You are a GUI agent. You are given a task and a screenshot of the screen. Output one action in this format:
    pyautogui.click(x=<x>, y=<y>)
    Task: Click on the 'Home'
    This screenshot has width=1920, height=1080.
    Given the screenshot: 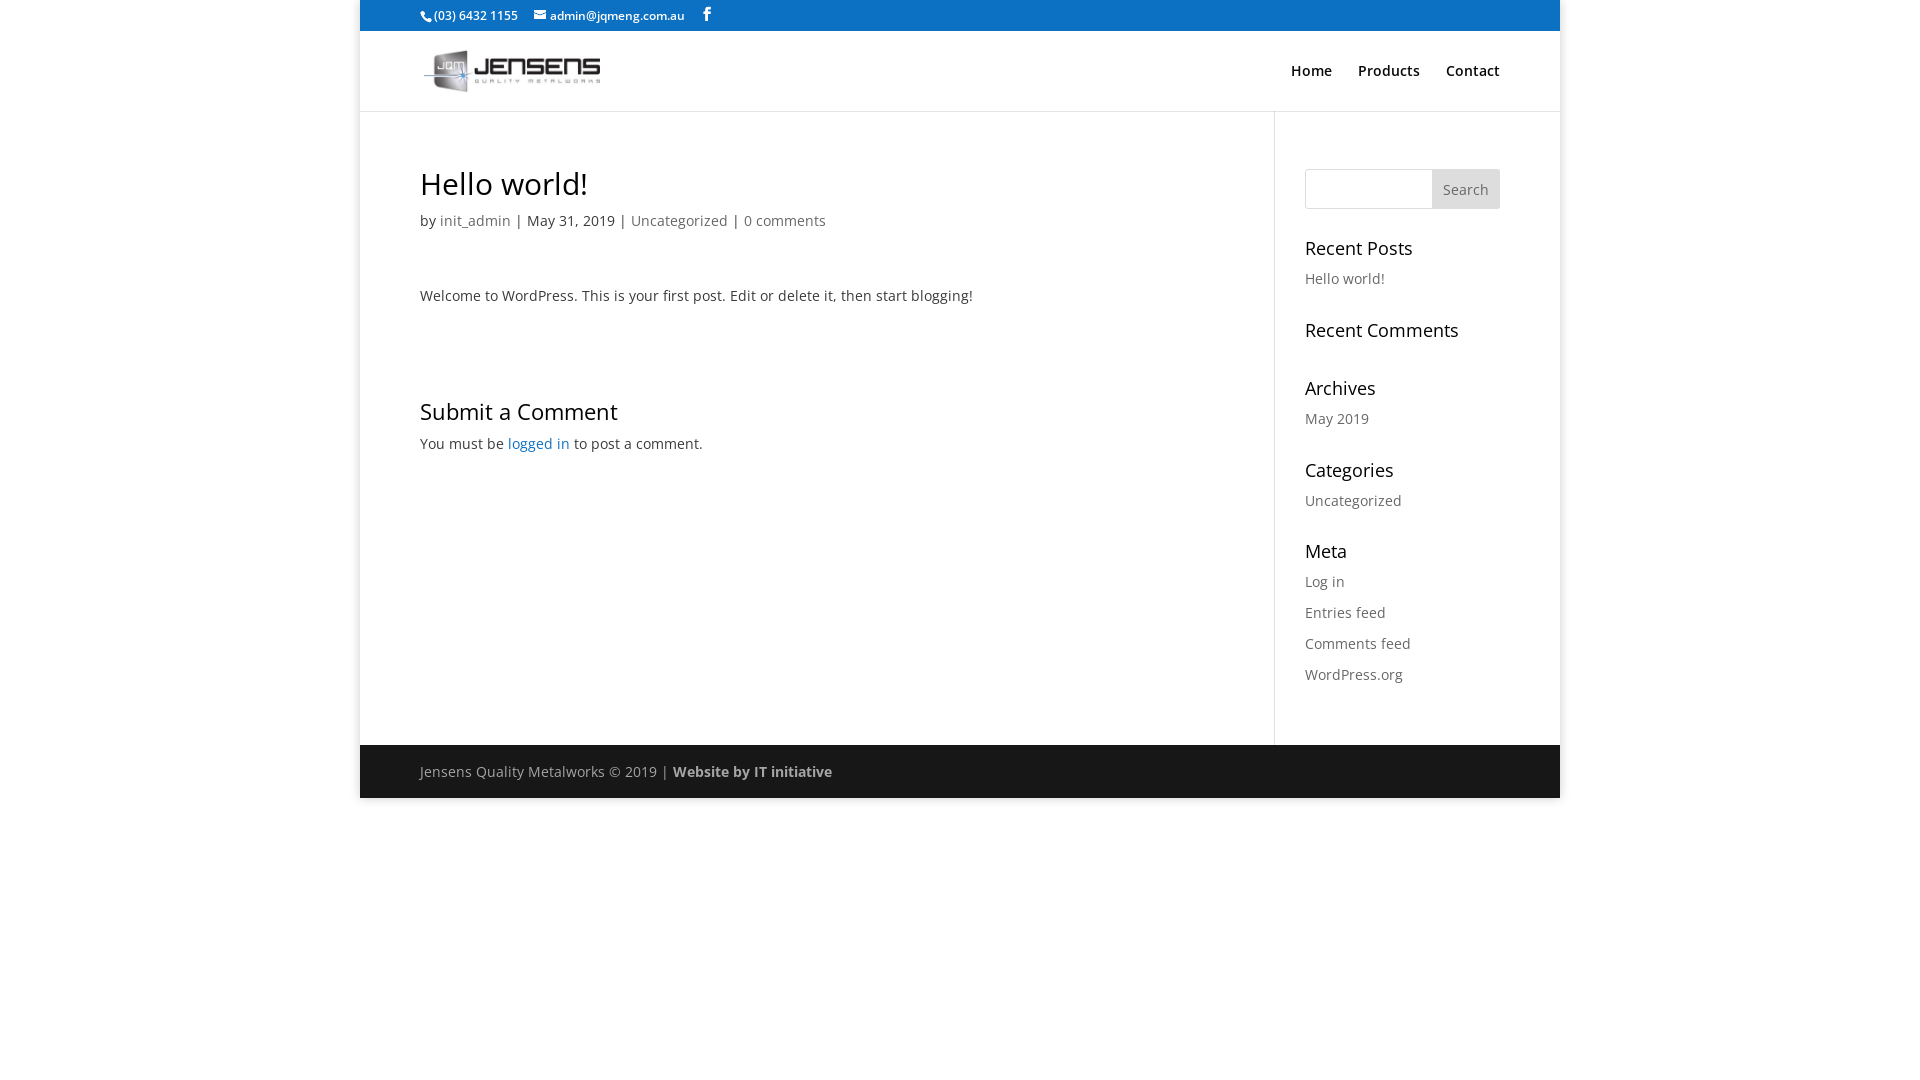 What is the action you would take?
    pyautogui.click(x=1291, y=86)
    